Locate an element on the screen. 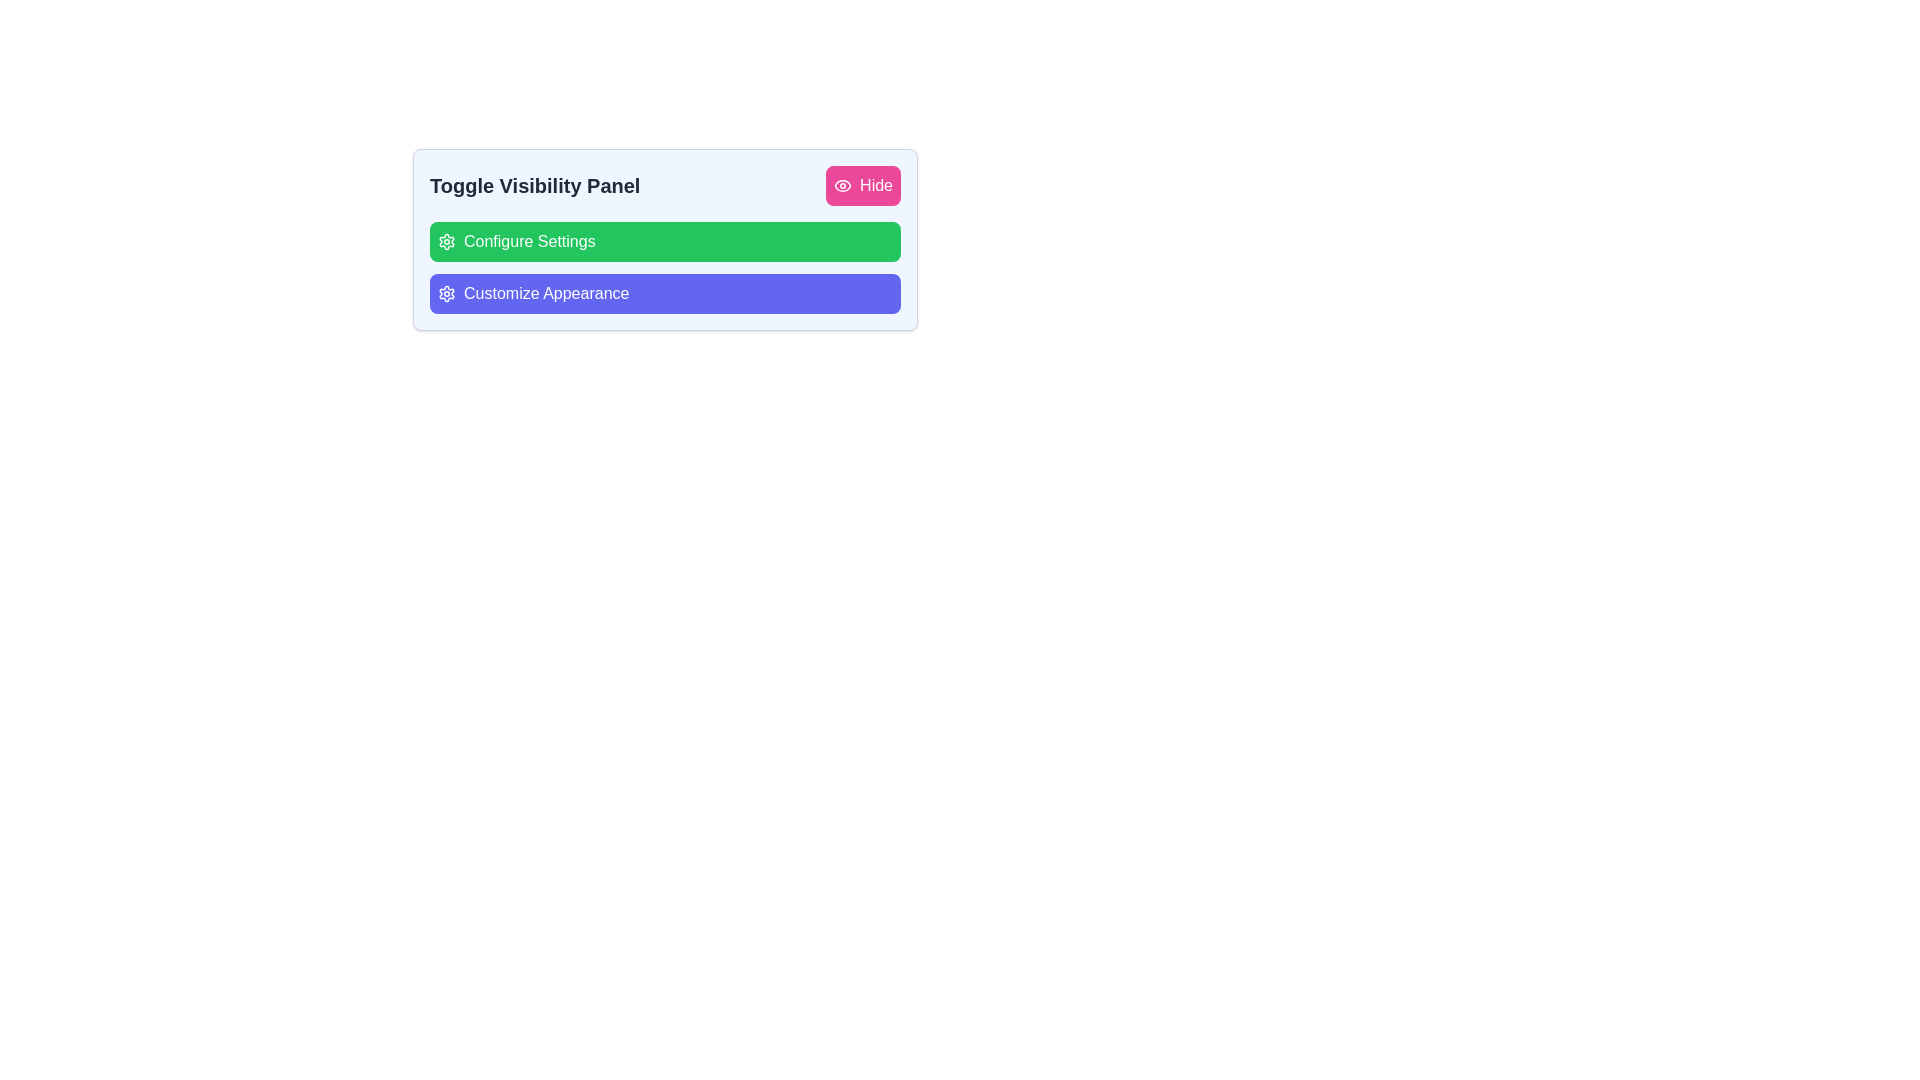  label within the button that indicates an action to hide related content, located at the top-right area of the 'Toggle Visibility Panel' section, next to an eye icon is located at coordinates (876, 185).